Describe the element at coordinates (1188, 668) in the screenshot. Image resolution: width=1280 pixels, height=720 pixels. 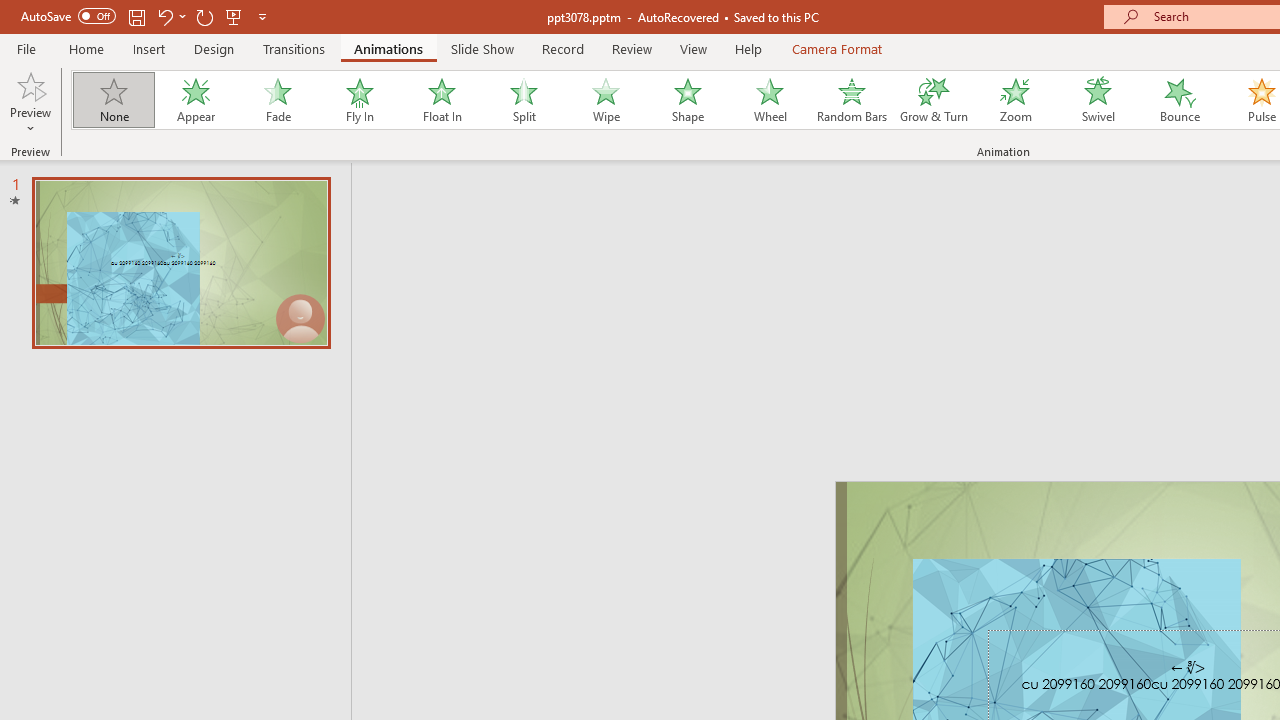
I see `'TextBox 7'` at that location.